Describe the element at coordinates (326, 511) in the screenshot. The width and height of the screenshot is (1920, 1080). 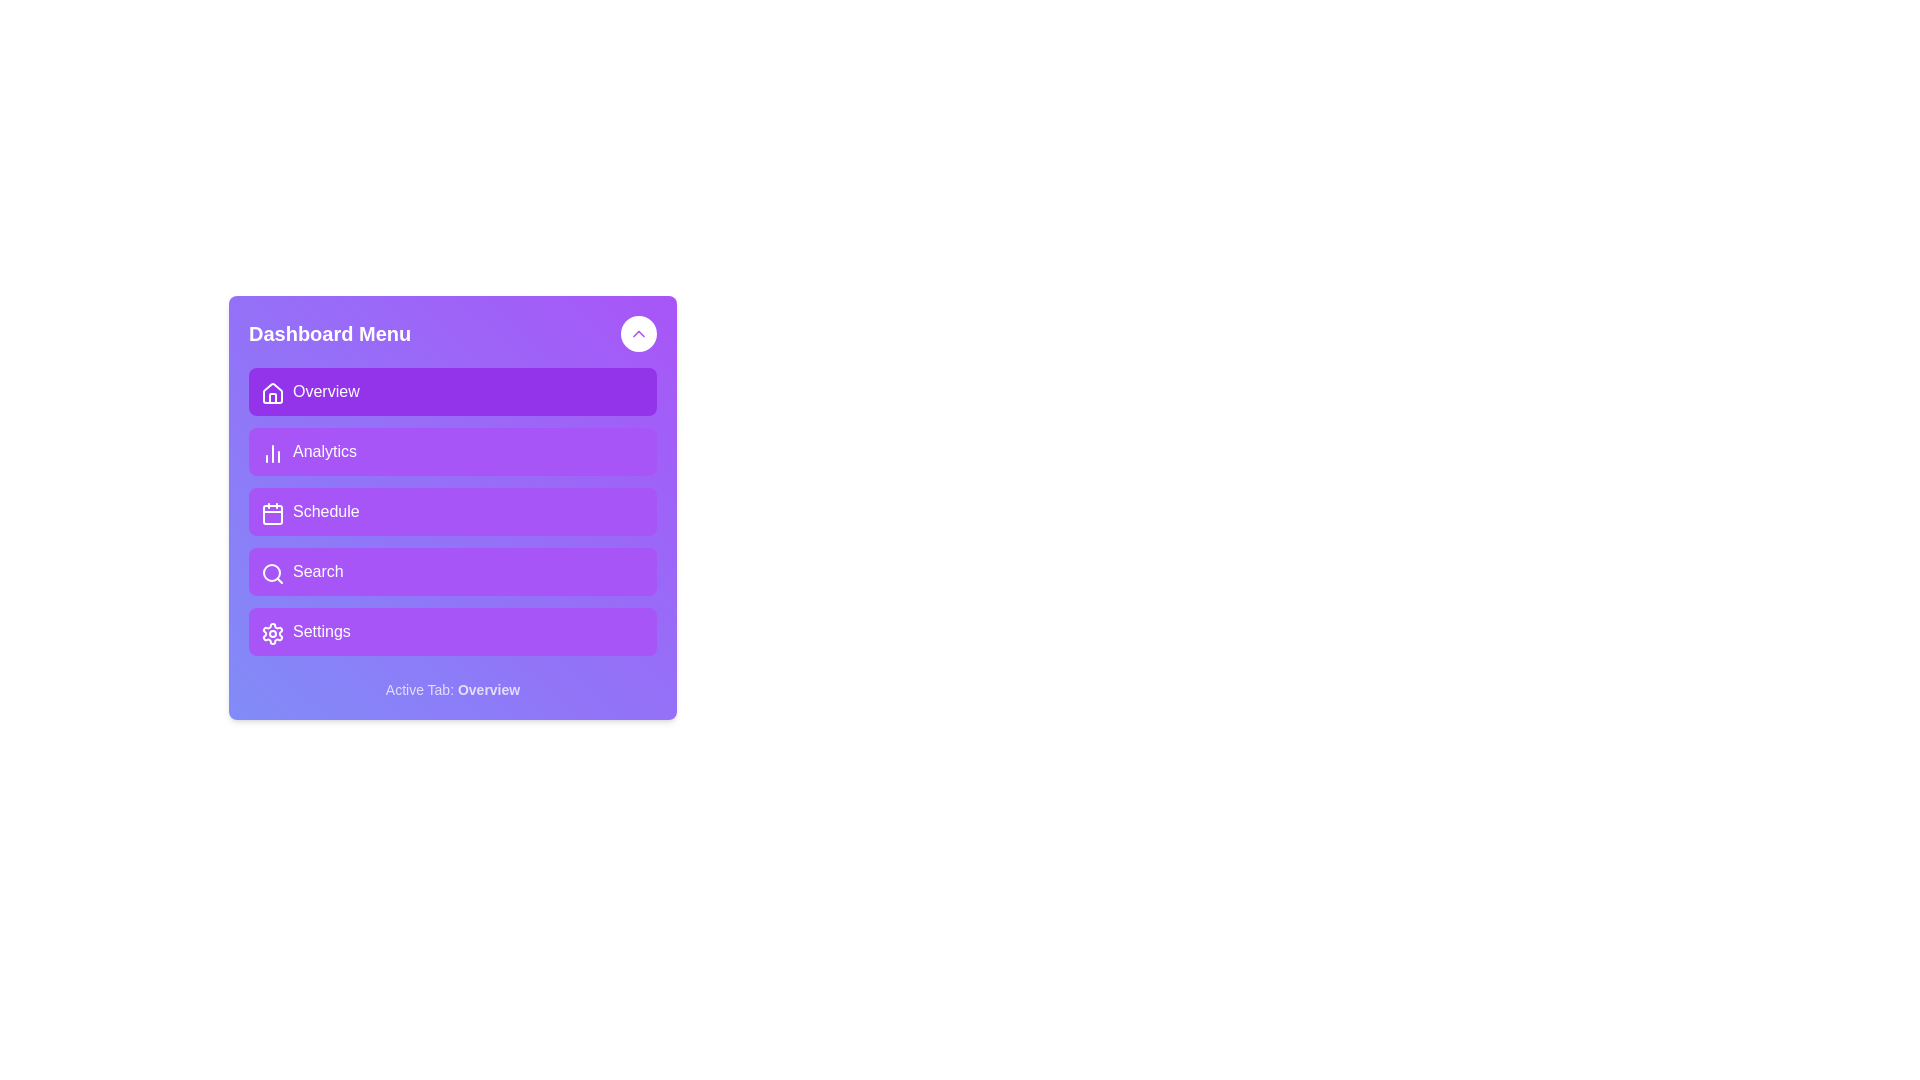
I see `text of the 'Schedule' text label, which is styled with a purple background and located in the navigation menu under the 'Dashboard Menu' heading as the third item` at that location.